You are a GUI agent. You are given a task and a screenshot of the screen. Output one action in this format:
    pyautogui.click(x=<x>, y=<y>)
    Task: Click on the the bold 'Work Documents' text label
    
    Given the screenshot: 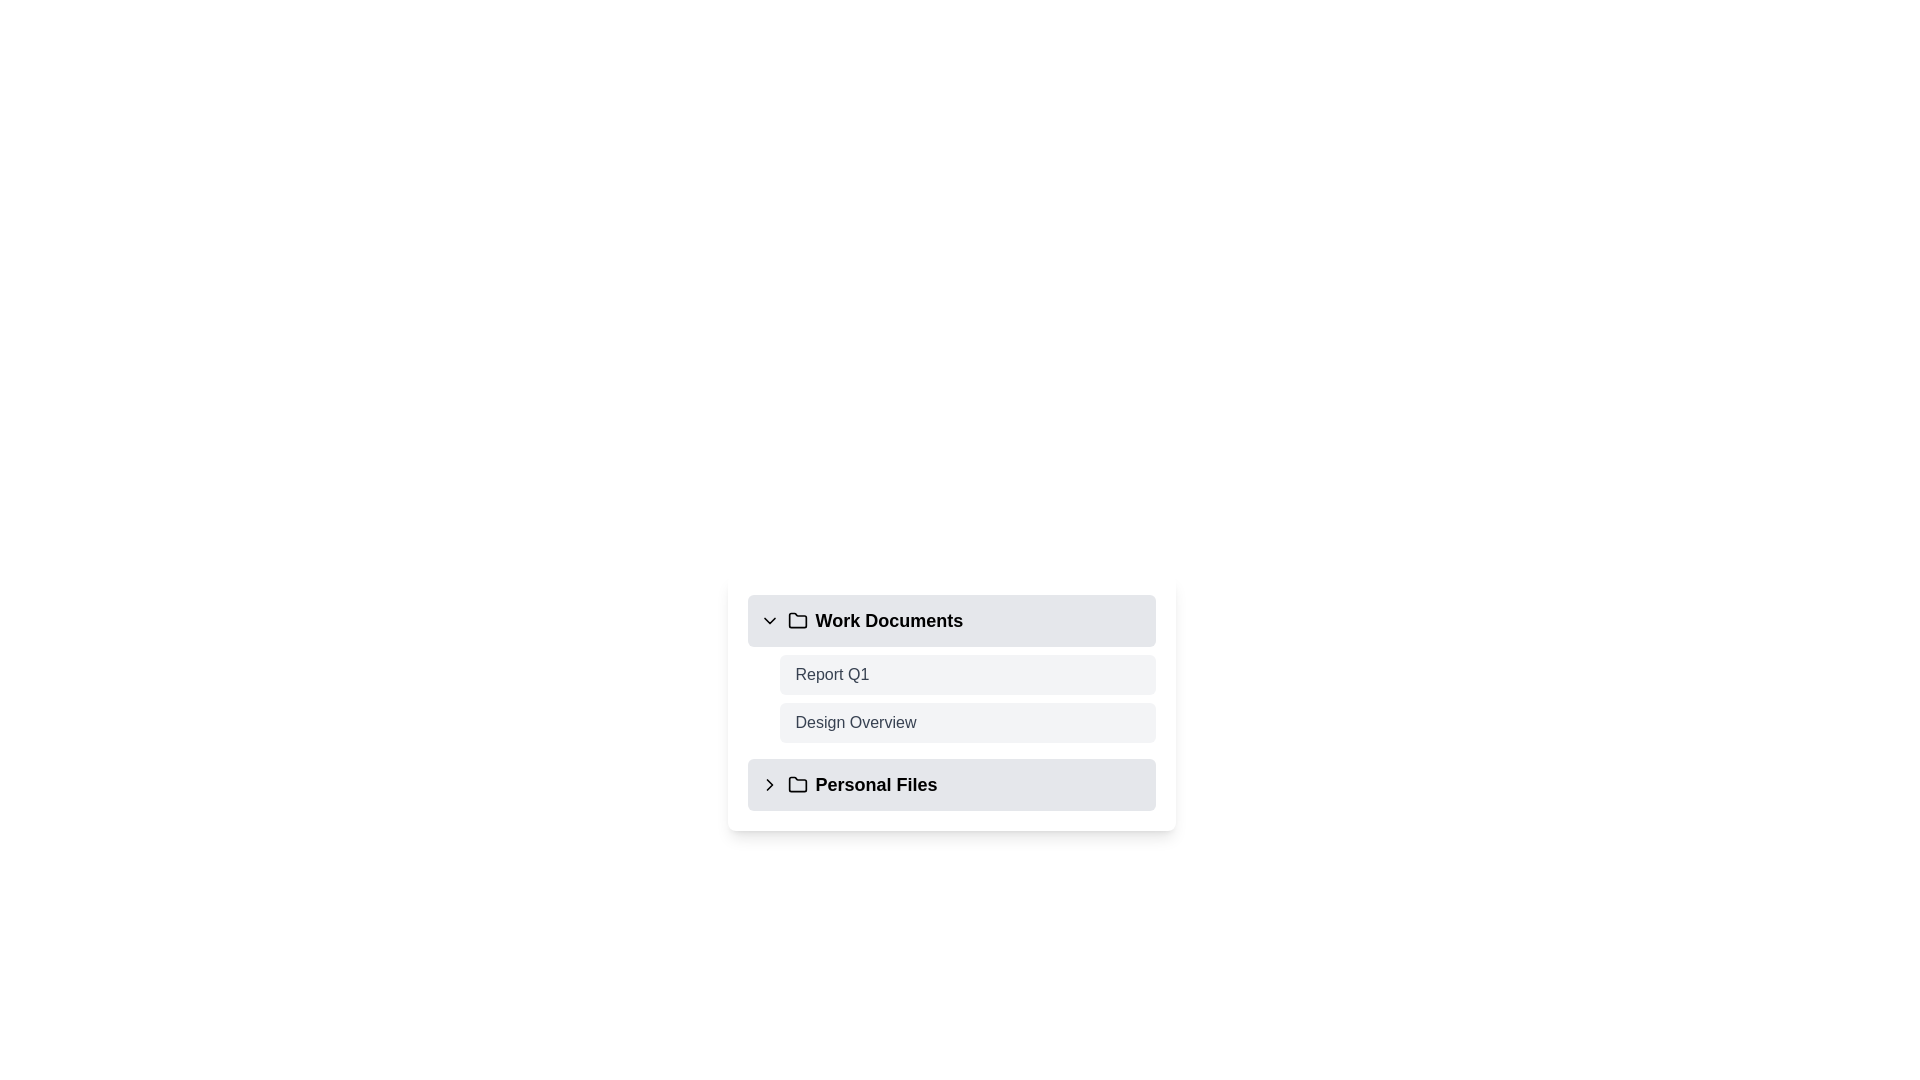 What is the action you would take?
    pyautogui.click(x=888, y=620)
    